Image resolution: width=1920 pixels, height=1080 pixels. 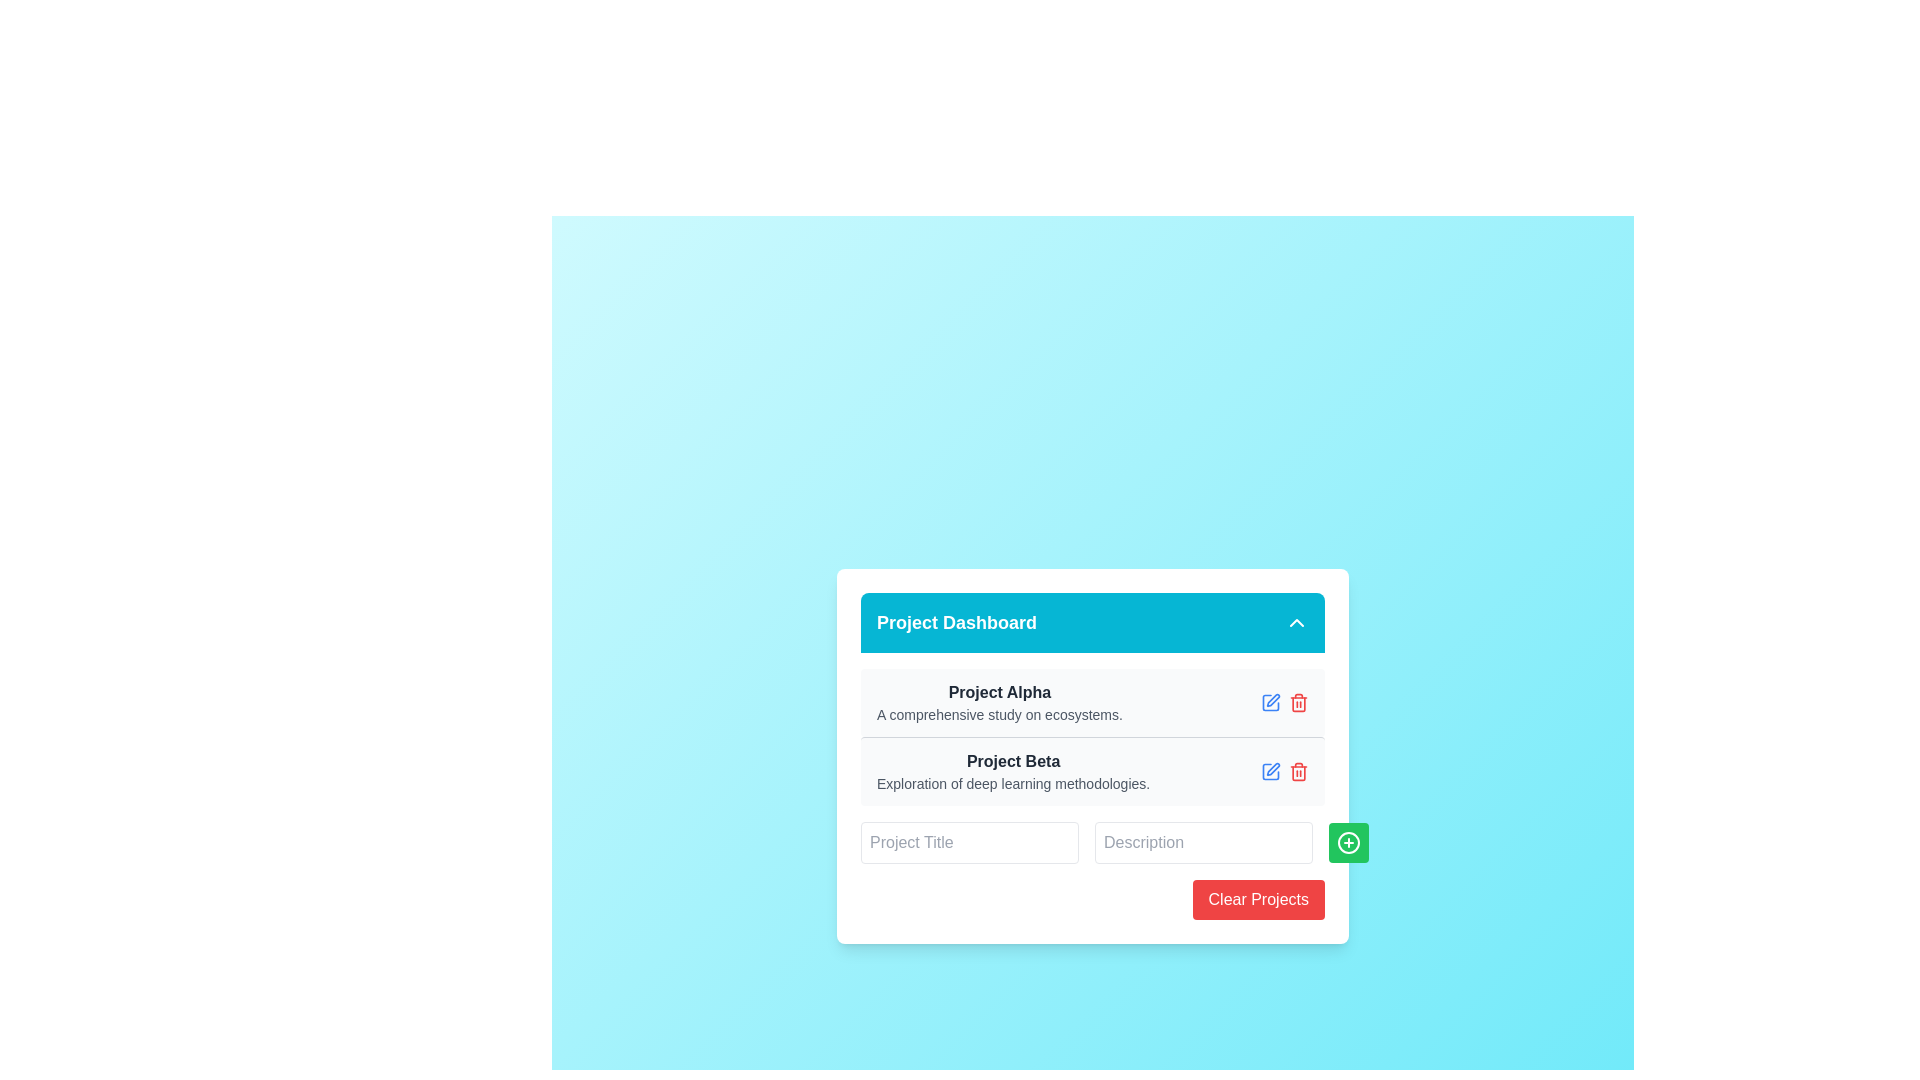 What do you see at coordinates (955, 621) in the screenshot?
I see `the text label reading 'Project Dashboard', which is styled with a bold font and white color on a cyan background, positioned at the top of a card-like component` at bounding box center [955, 621].